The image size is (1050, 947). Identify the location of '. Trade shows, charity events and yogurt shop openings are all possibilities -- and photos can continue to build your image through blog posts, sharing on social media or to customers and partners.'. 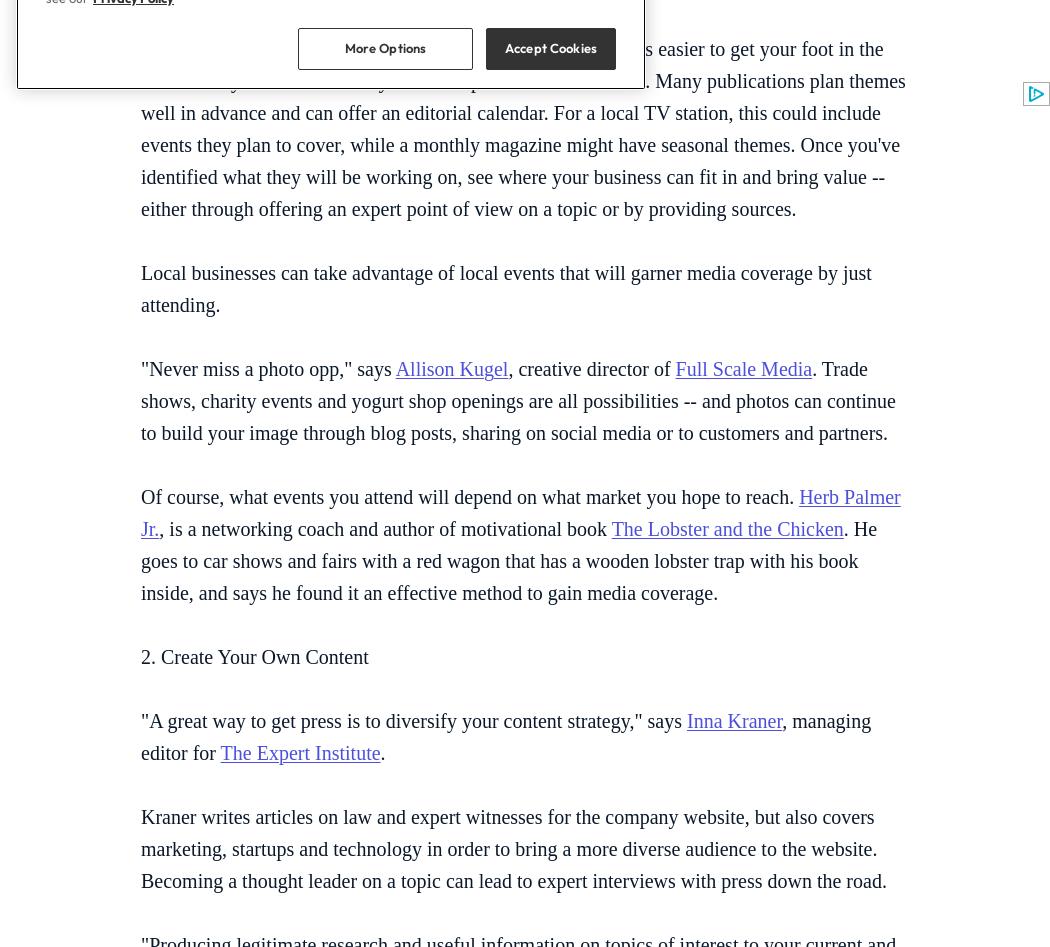
(516, 400).